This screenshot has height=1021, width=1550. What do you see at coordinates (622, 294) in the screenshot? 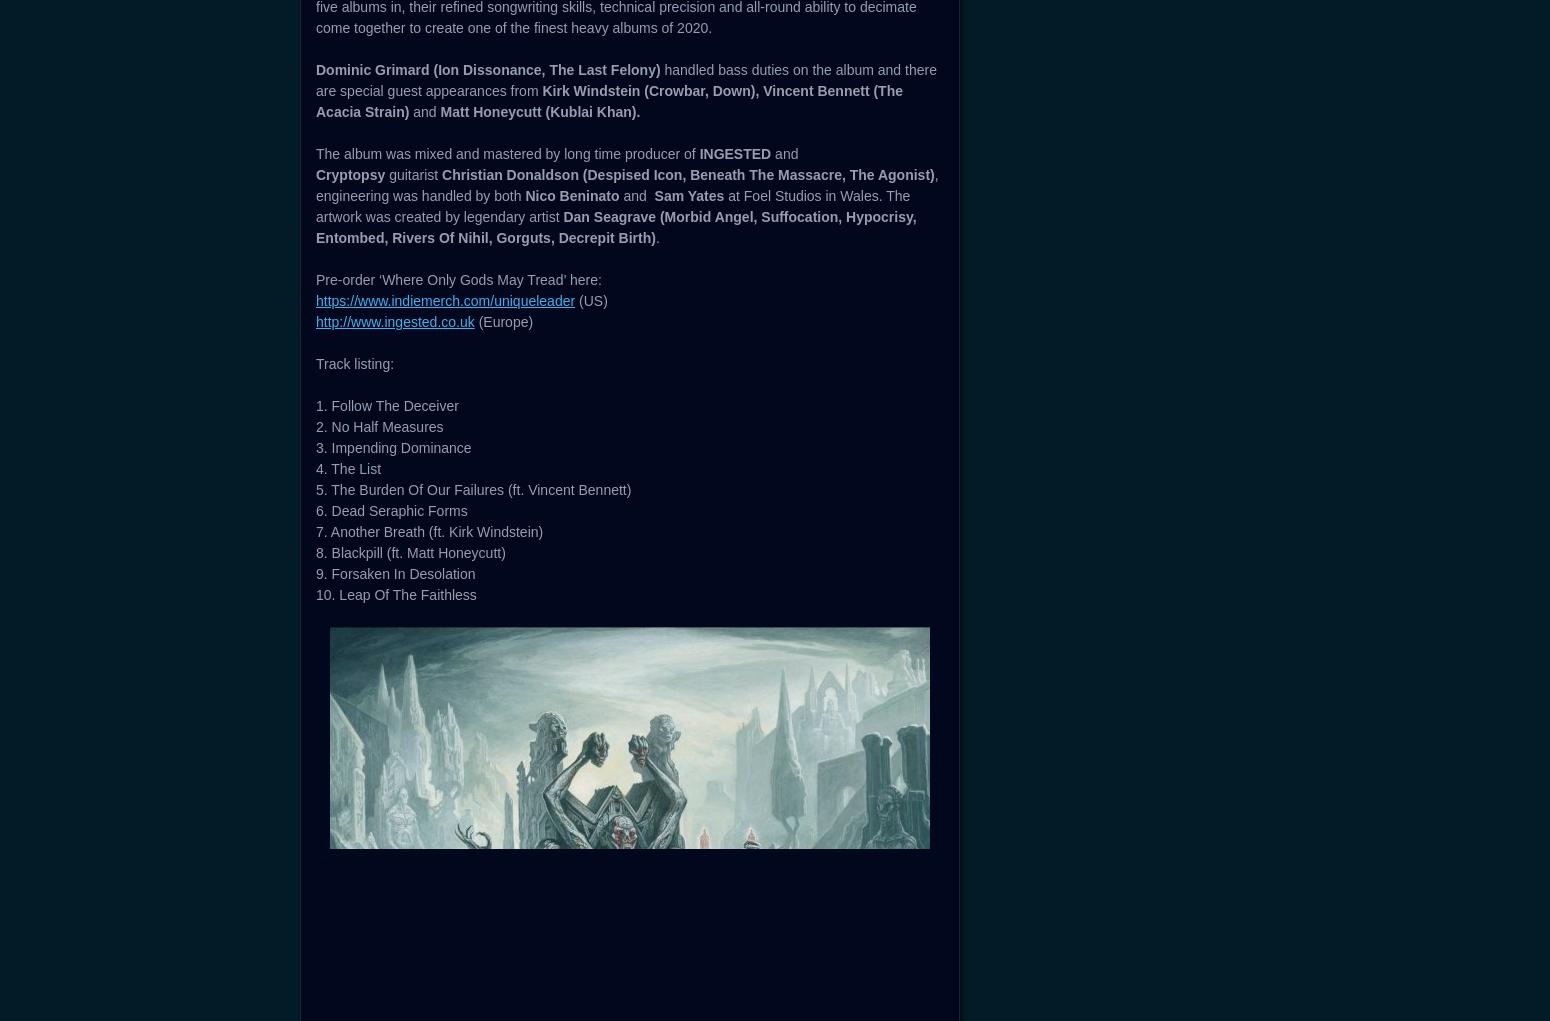
I see `'“The director for this video was Shayne Minott at Budget Blood Productions. Seeing his style the idea was to do this all out 90s throwback, dark claymation video. Just like the ones that used to play on music TV when we were teenagers. The story was the ideas and themes of the song itself: defeat, self-loathing, the human condition, shame and control. I wrote the basic outline of the plot and we sent him a lot of content and he came up with what we wanted. Great to work with and considering his medium he absolutely worked his ass off and knocked it out the park.”'` at bounding box center [622, 294].